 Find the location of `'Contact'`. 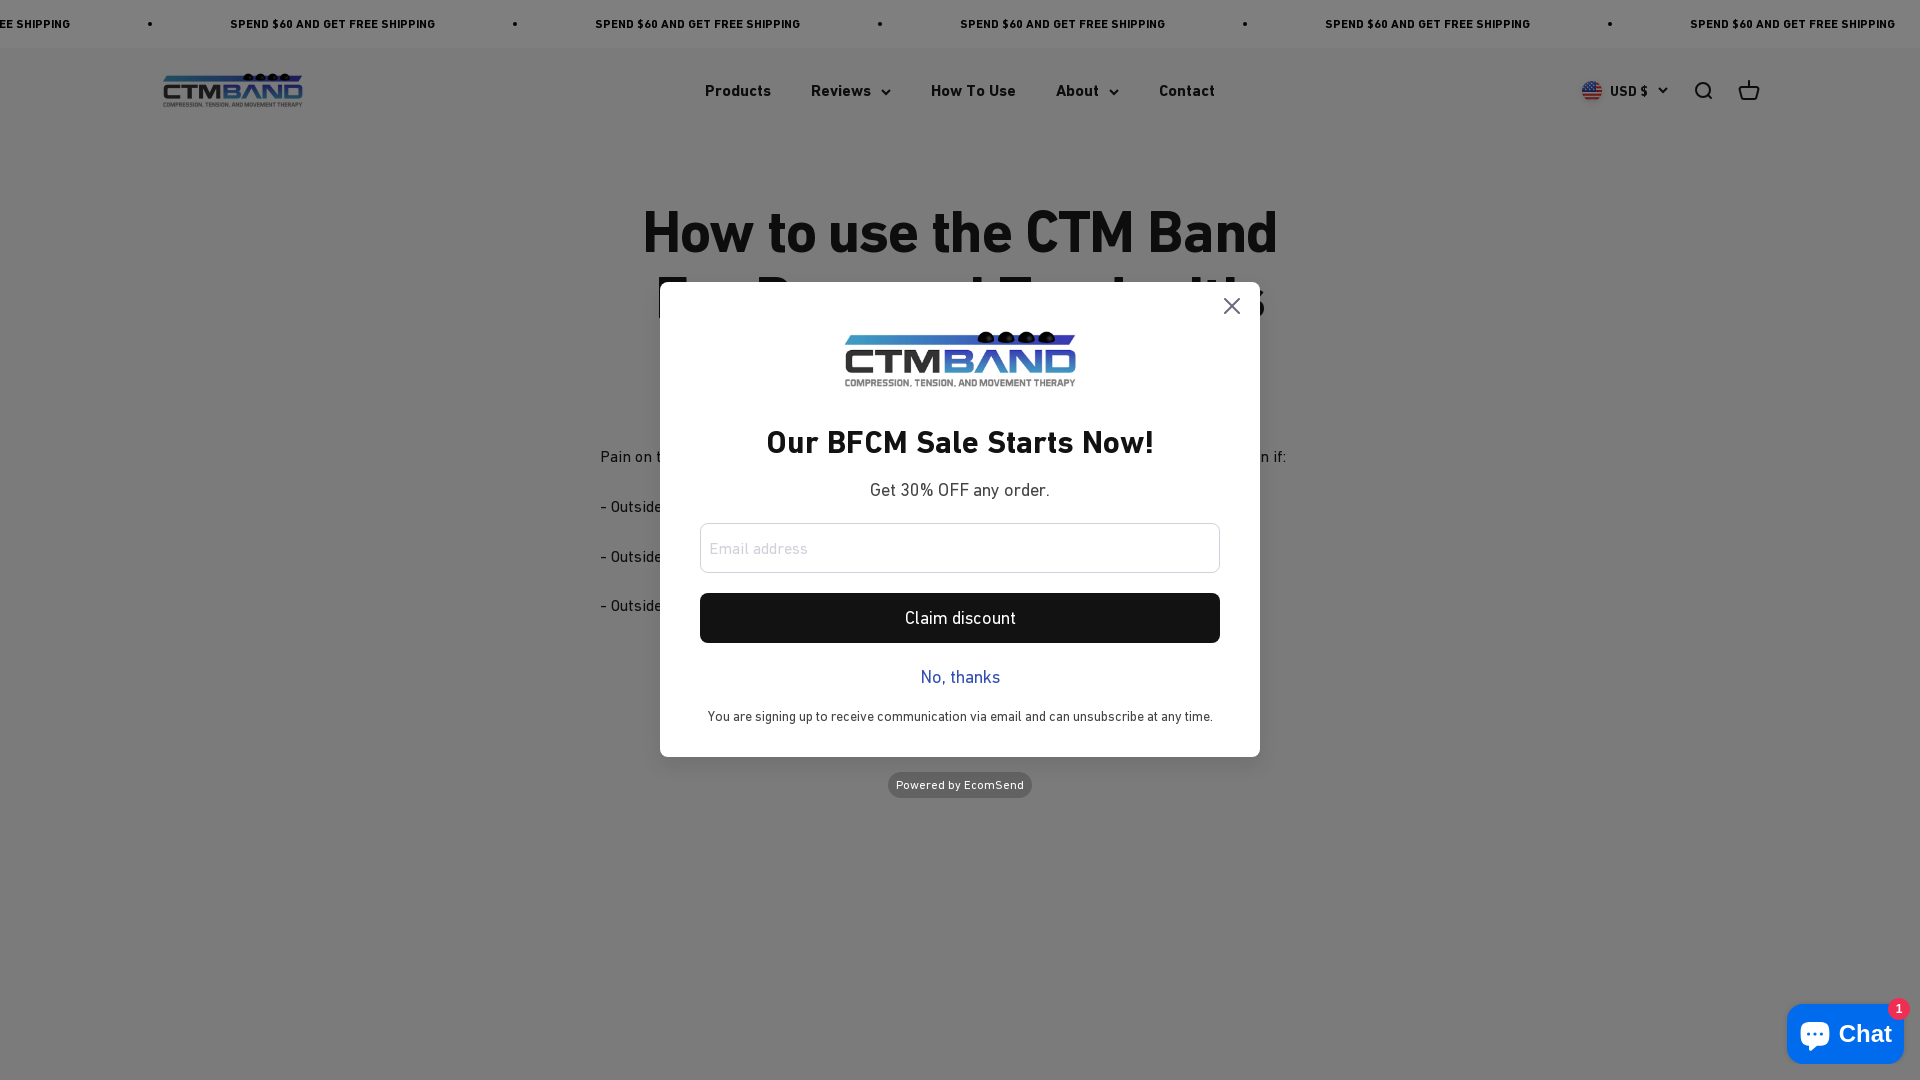

'Contact' is located at coordinates (1186, 91).